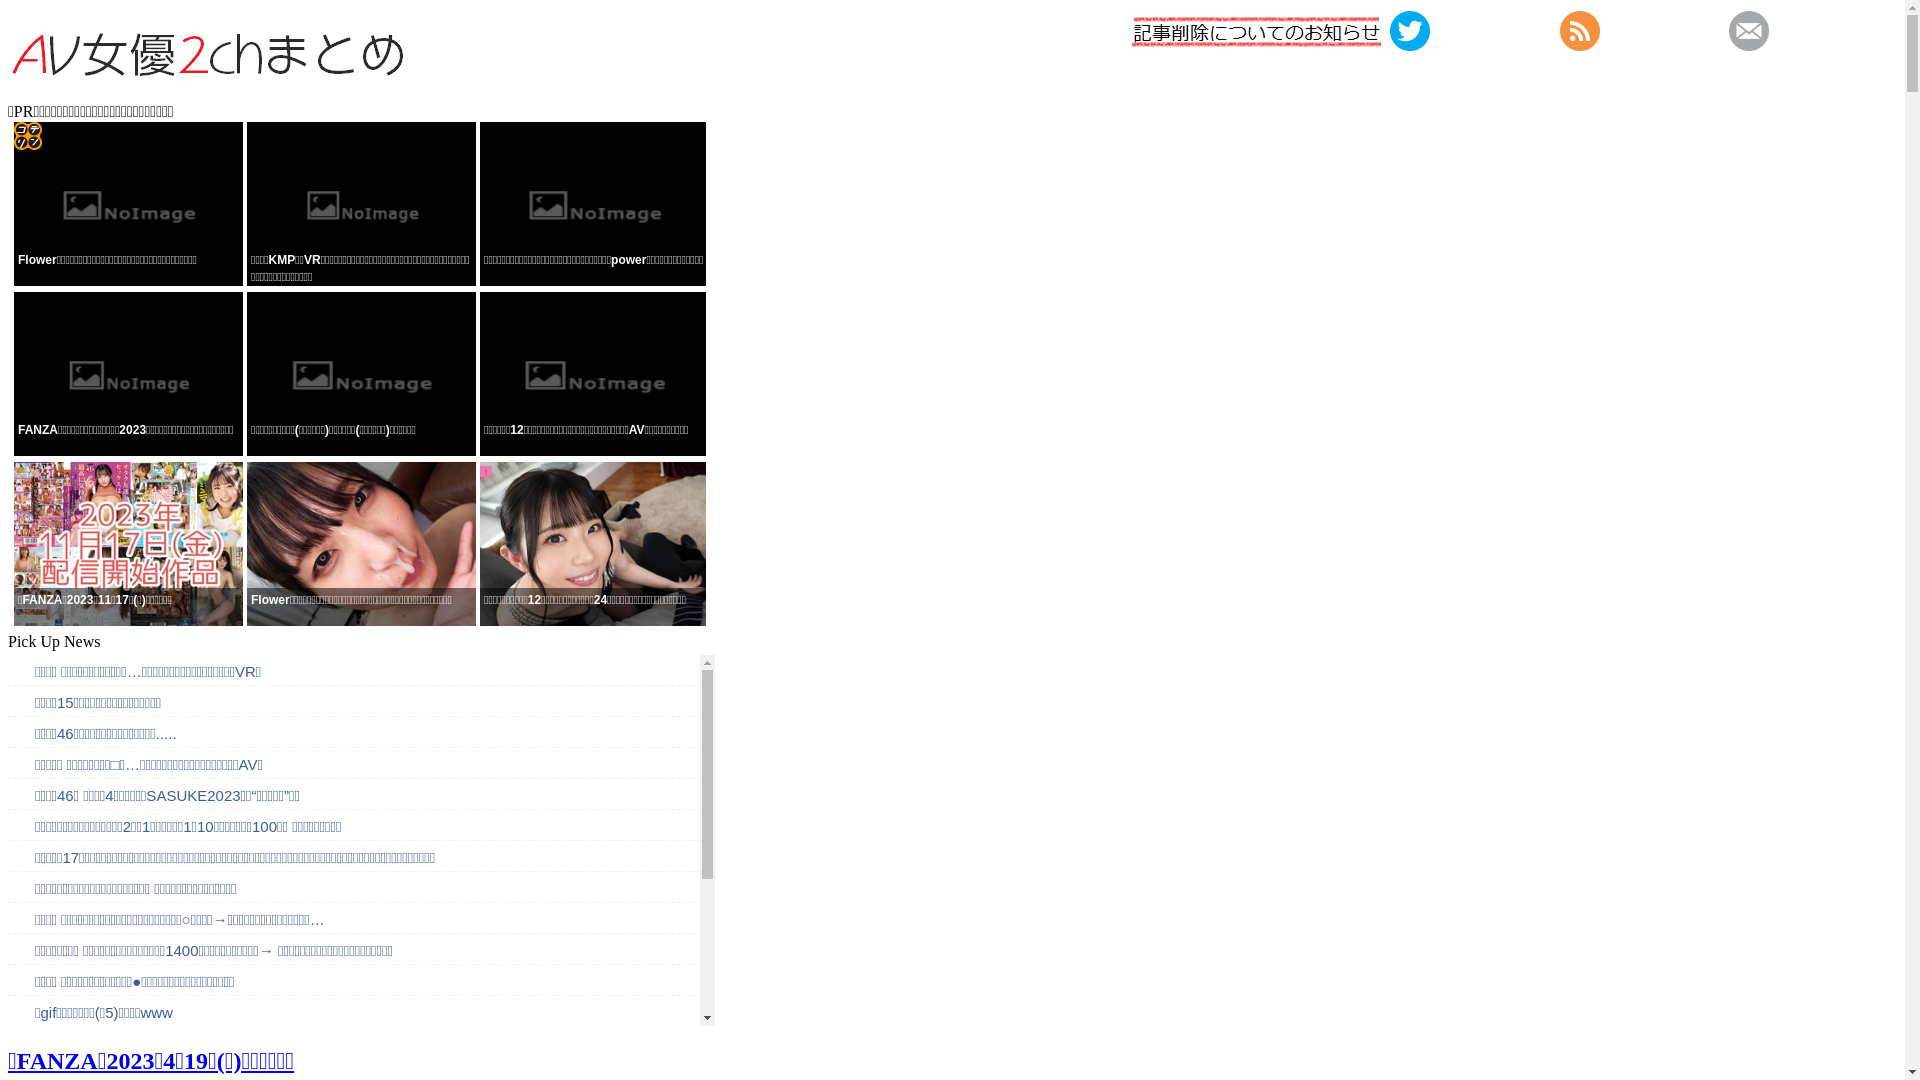 This screenshot has height=1080, width=1920. What do you see at coordinates (1409, 45) in the screenshot?
I see `'https://twitter.com/2chavcom'` at bounding box center [1409, 45].